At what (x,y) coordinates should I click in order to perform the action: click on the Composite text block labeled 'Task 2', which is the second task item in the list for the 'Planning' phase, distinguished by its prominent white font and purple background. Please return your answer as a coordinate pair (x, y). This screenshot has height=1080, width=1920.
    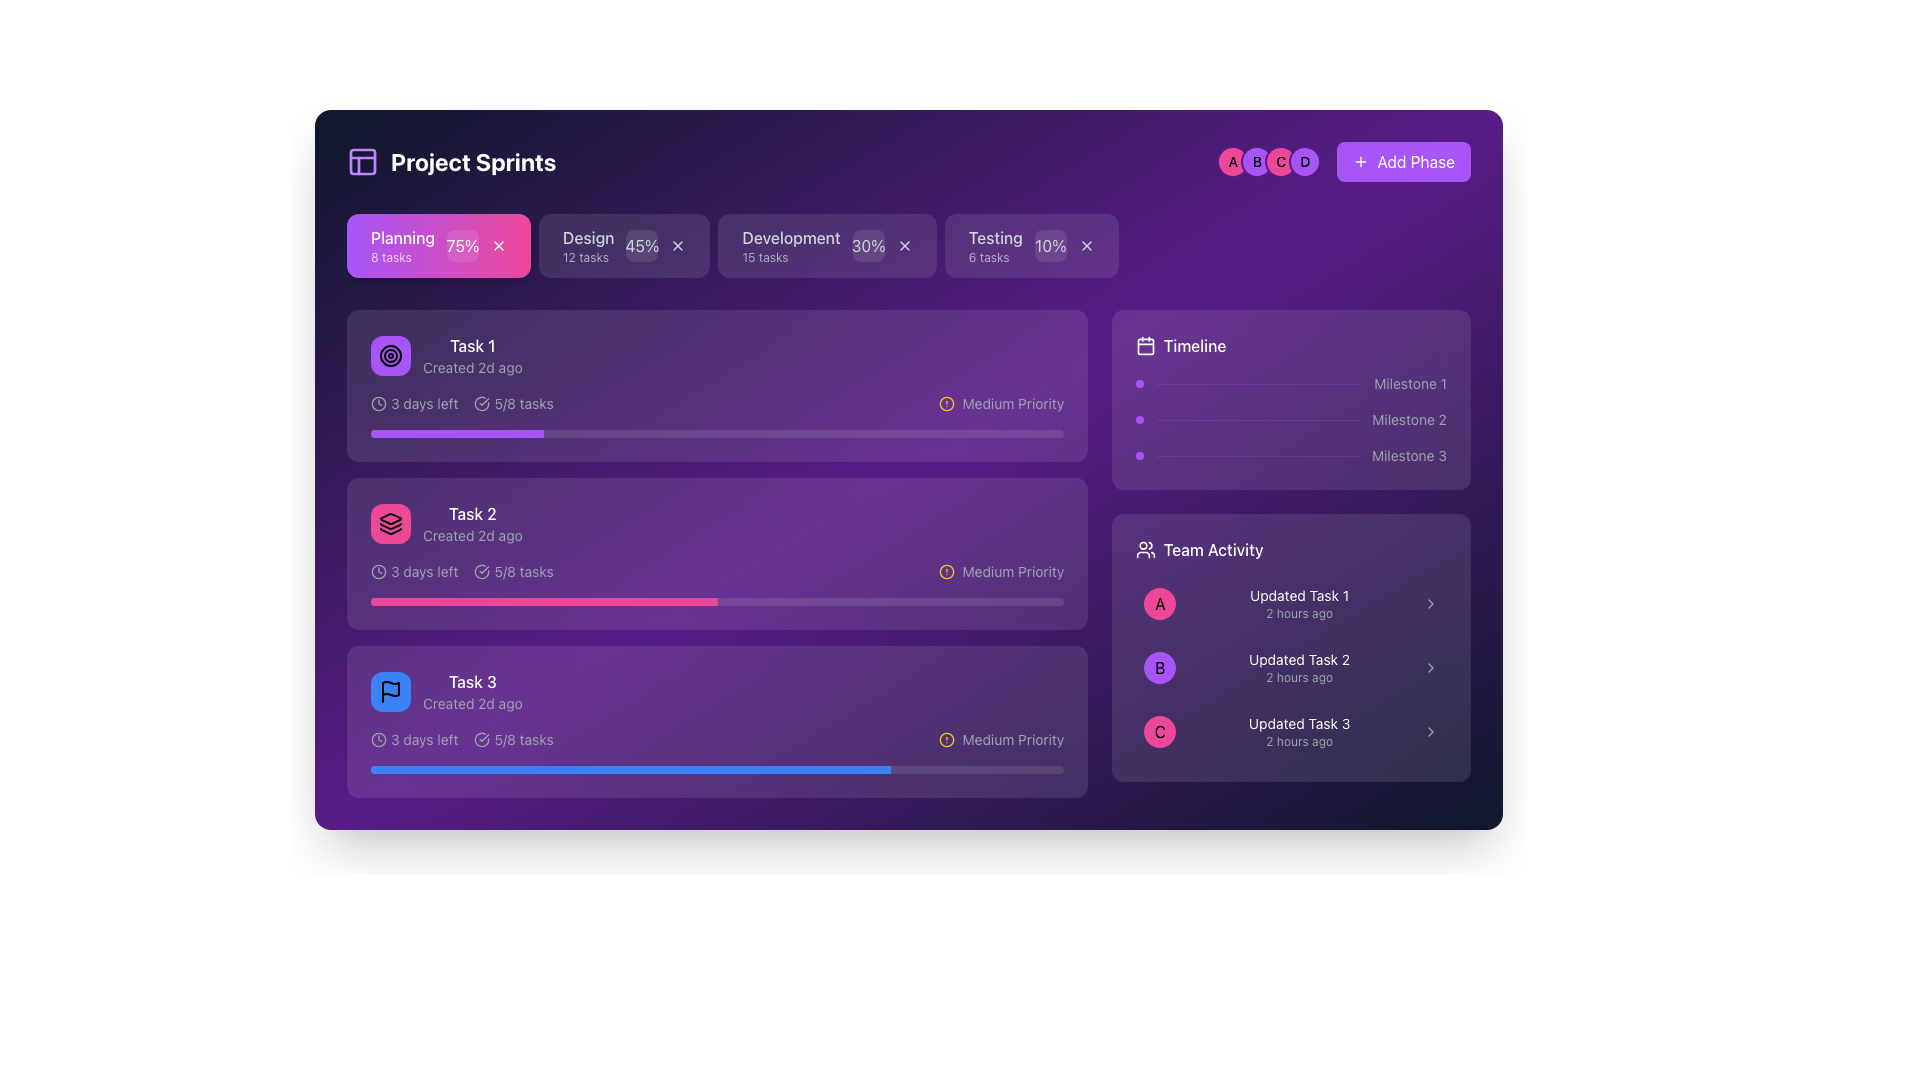
    Looking at the image, I should click on (471, 523).